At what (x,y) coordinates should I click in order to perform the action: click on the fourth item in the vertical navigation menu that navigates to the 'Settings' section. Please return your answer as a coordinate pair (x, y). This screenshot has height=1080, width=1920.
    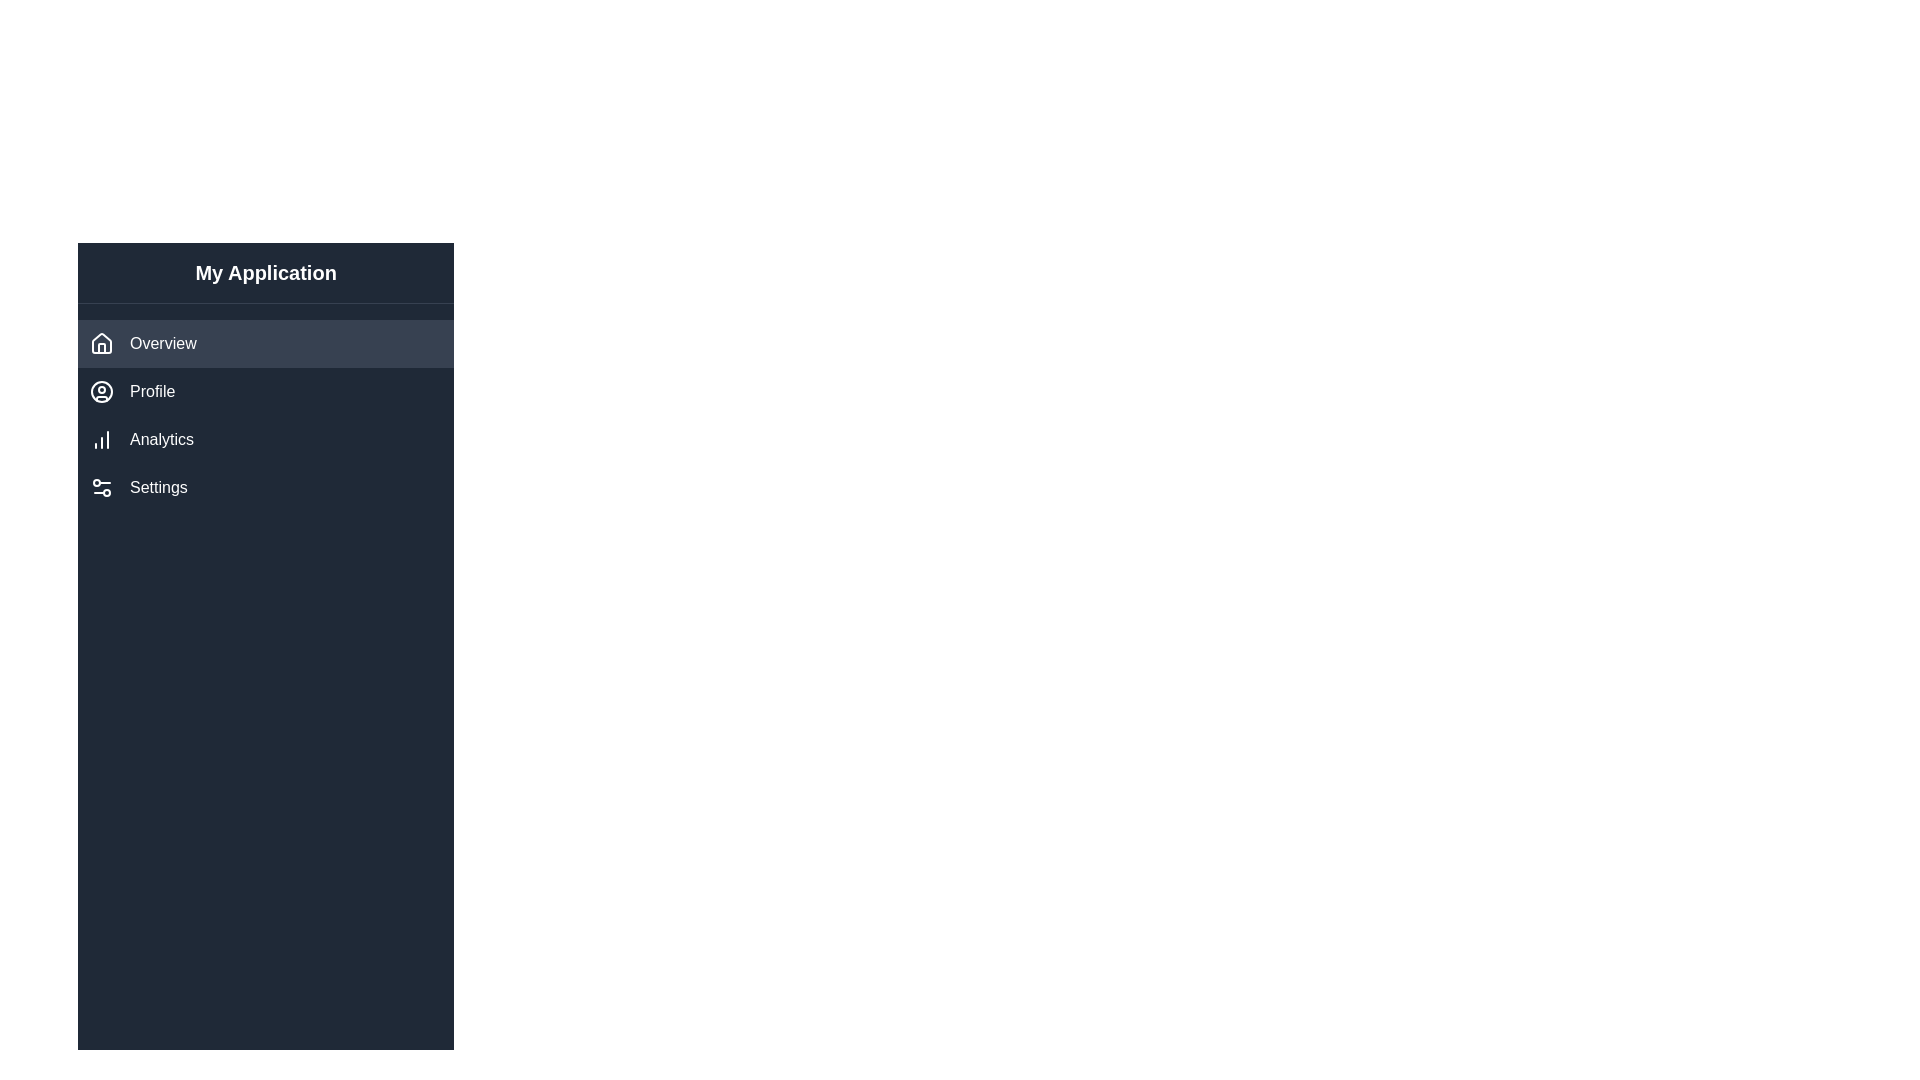
    Looking at the image, I should click on (265, 488).